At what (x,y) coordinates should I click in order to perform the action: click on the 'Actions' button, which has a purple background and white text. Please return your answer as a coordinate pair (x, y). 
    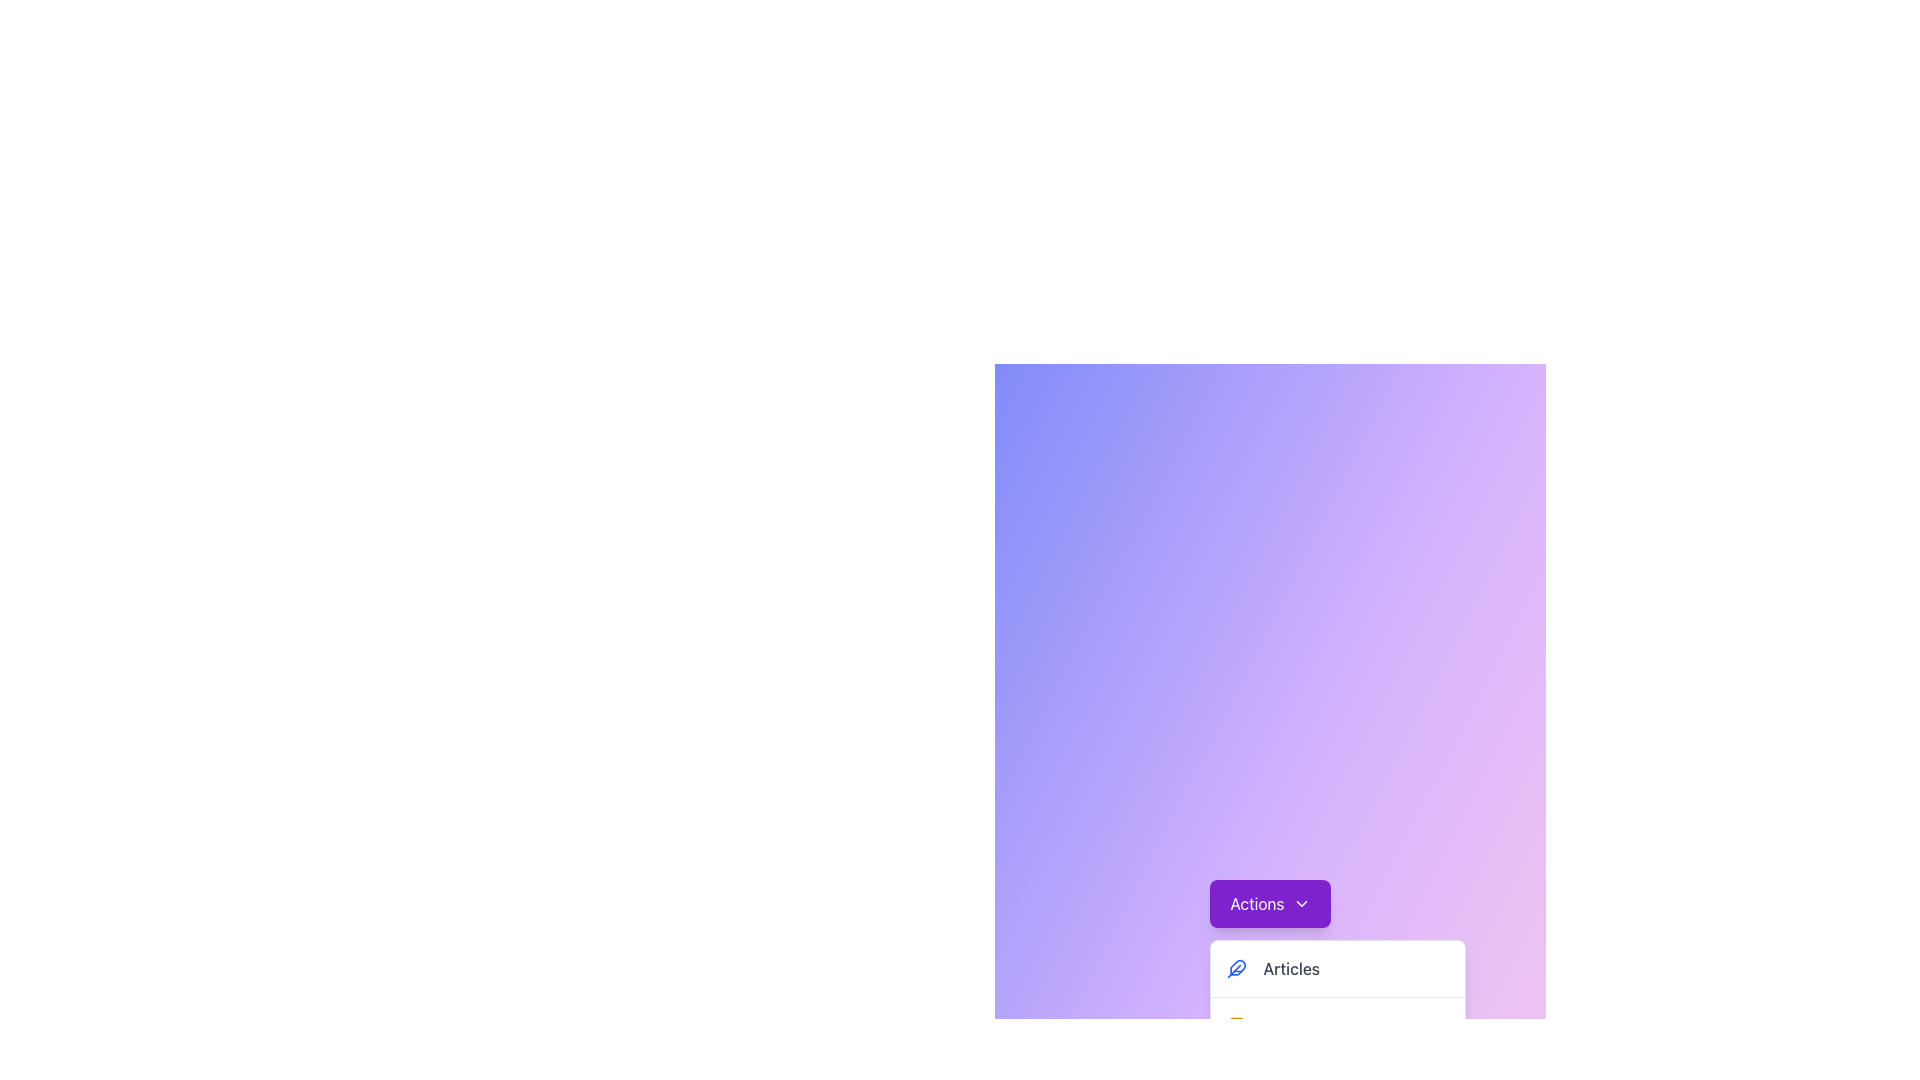
    Looking at the image, I should click on (1269, 903).